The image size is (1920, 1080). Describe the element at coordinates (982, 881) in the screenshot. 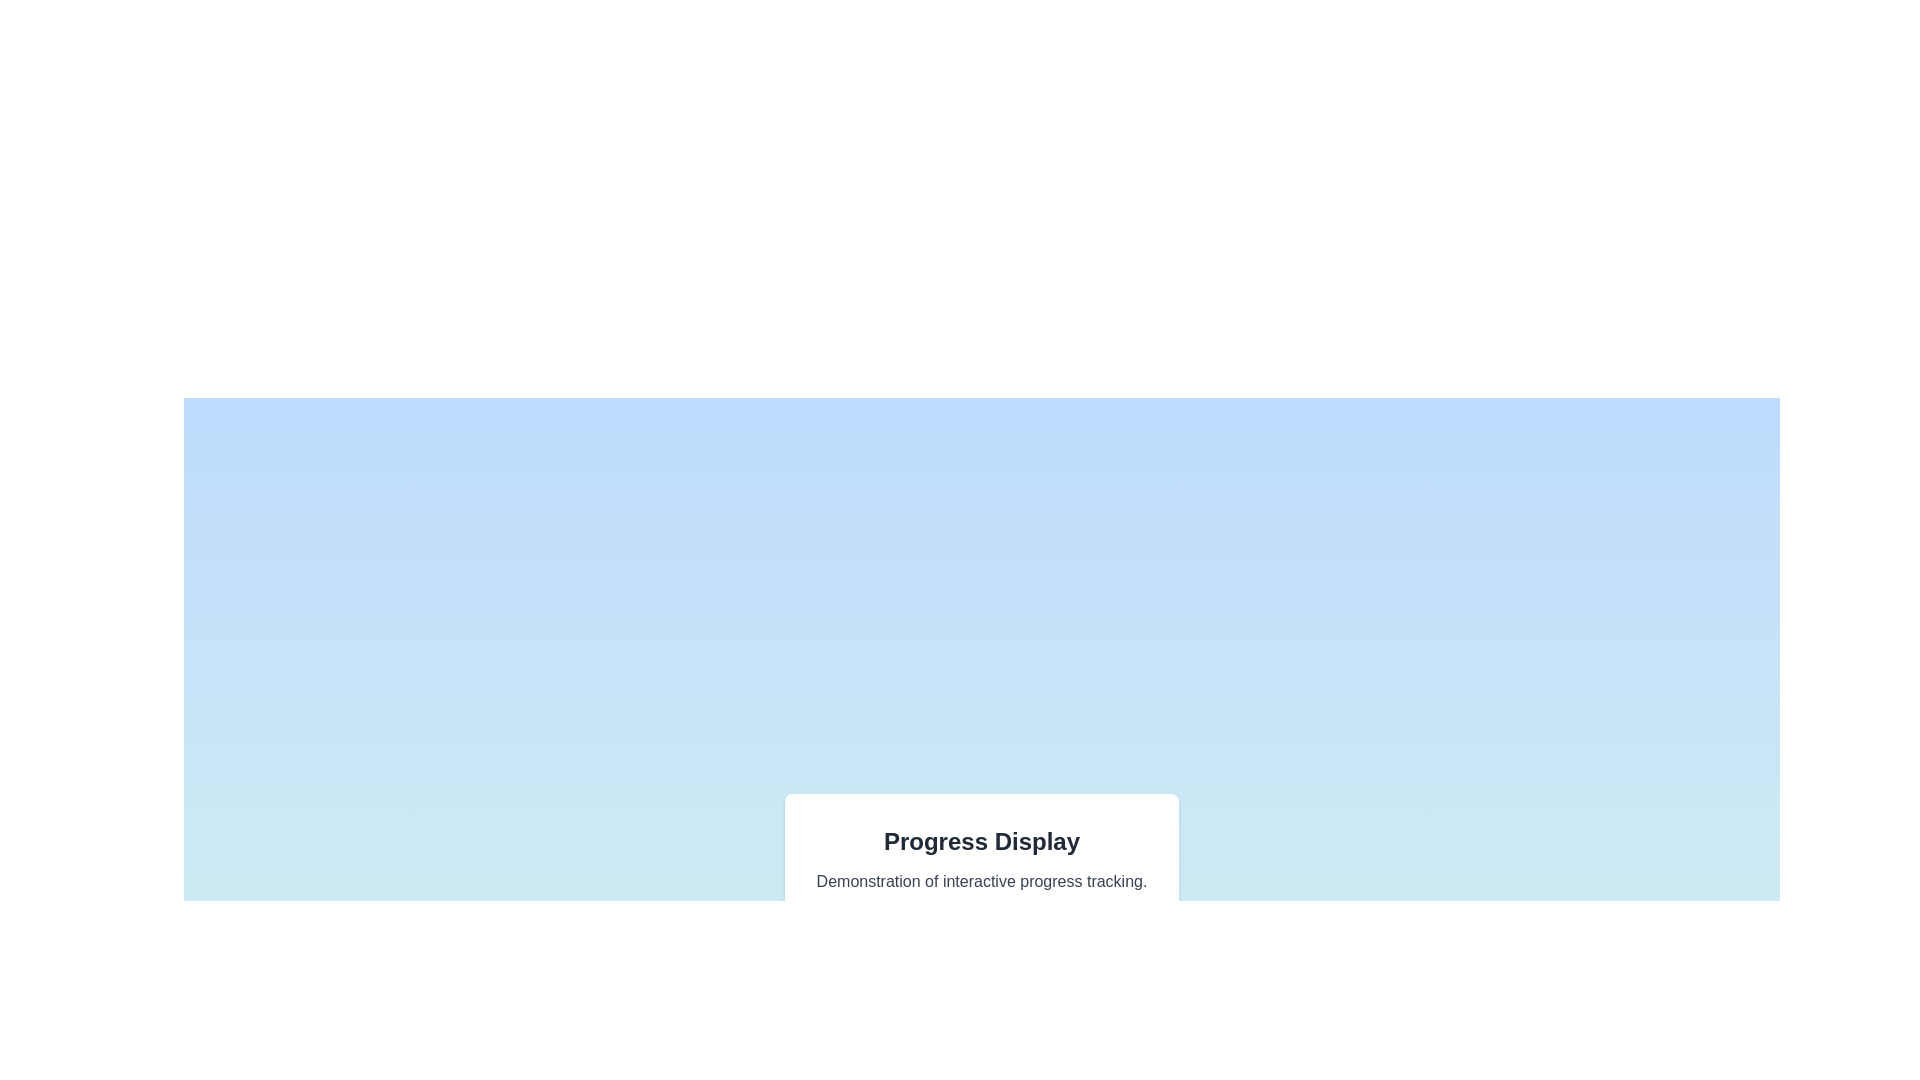

I see `text content of the Text Label displaying 'Demonstration of interactive progress tracking.', which is styled in gray and positioned below the header 'Progress Display'` at that location.